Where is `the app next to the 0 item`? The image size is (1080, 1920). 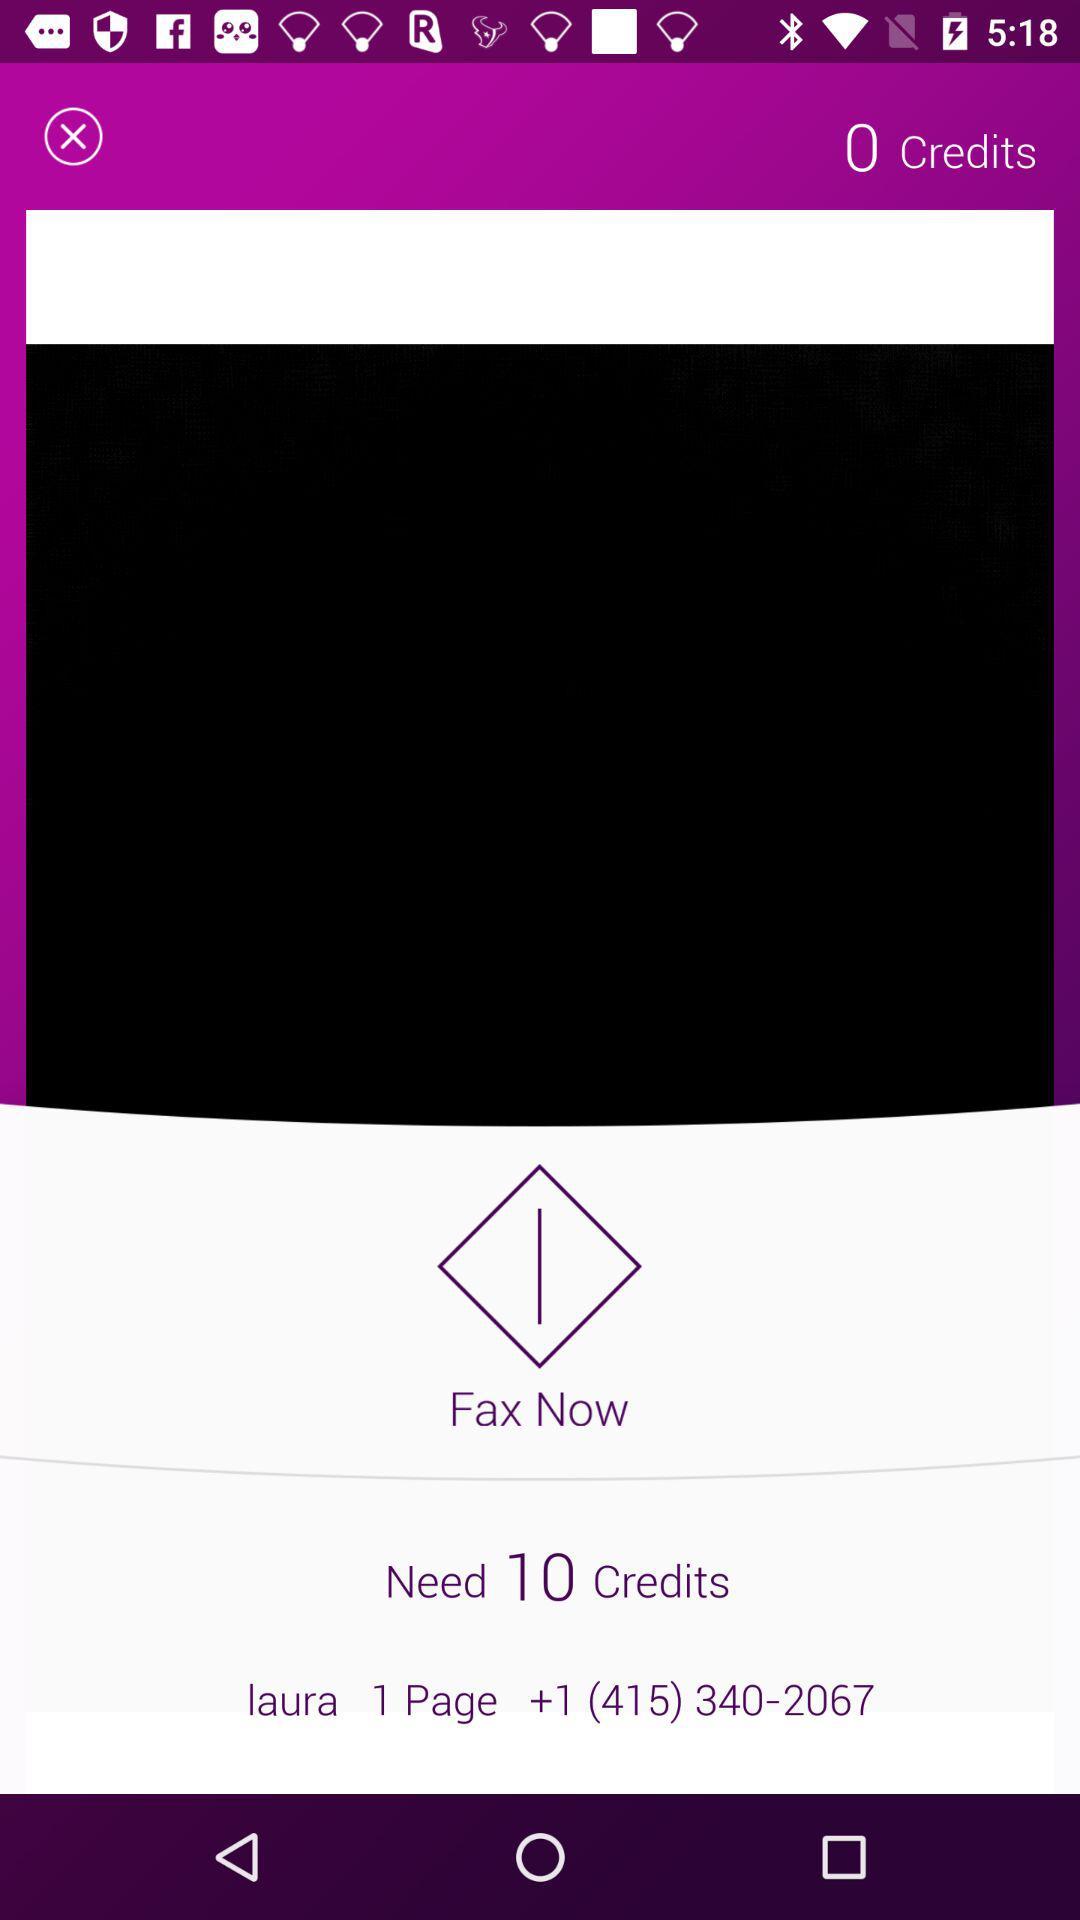 the app next to the 0 item is located at coordinates (72, 135).